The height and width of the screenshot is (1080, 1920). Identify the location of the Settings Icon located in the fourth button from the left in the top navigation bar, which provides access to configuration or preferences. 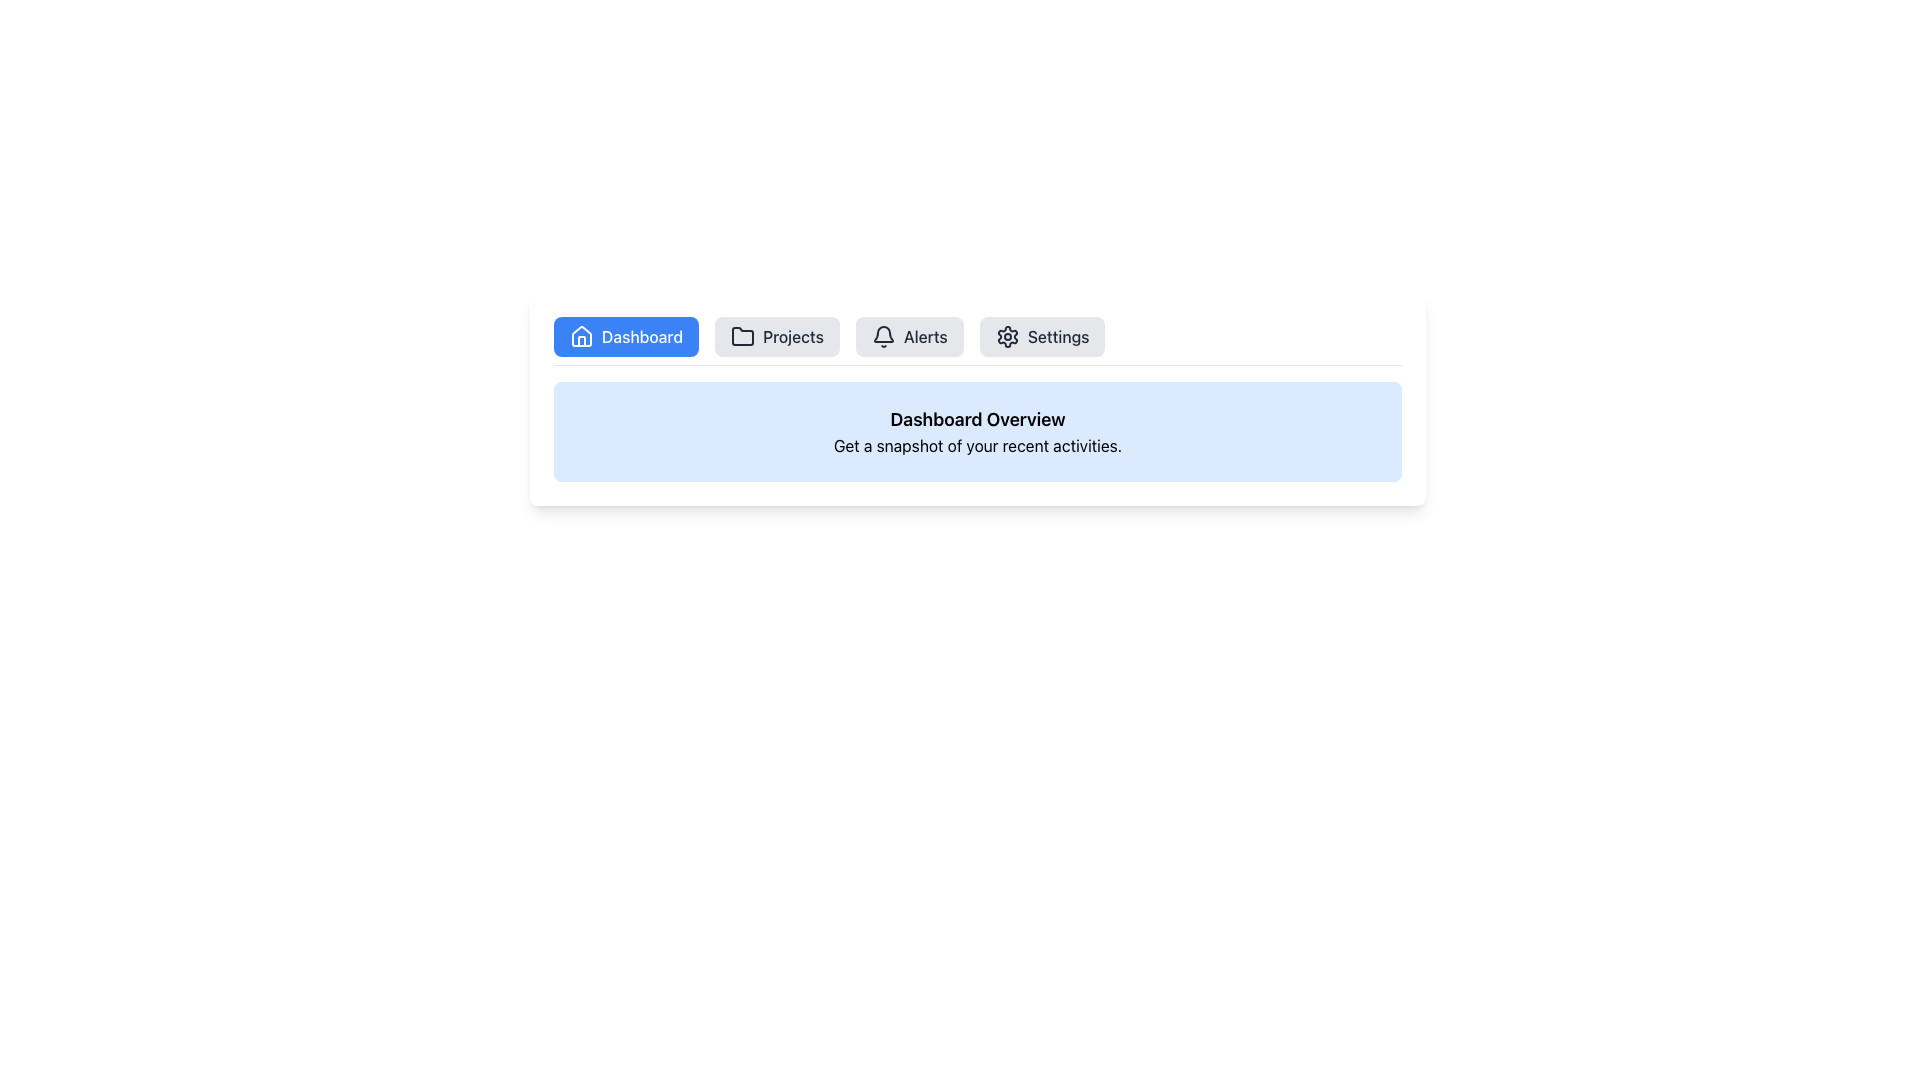
(1007, 335).